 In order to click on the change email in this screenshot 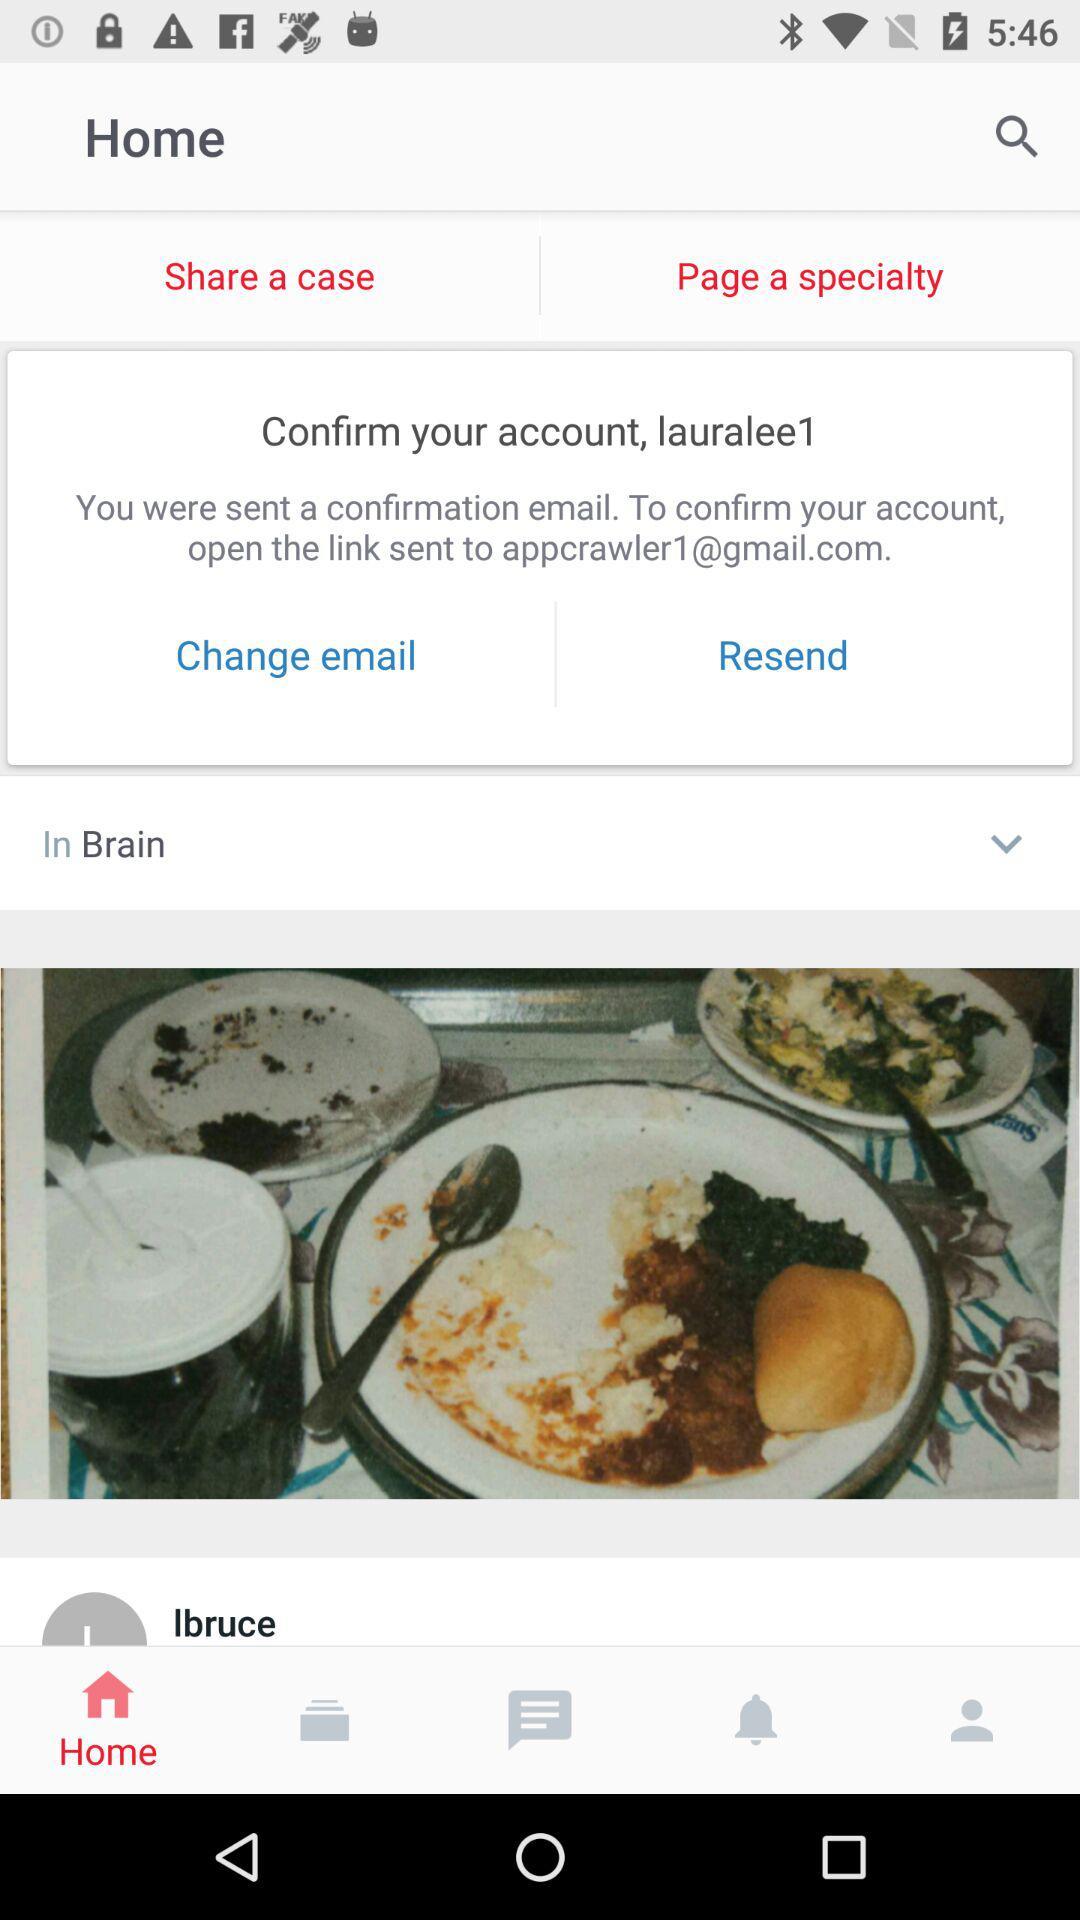, I will do `click(296, 654)`.